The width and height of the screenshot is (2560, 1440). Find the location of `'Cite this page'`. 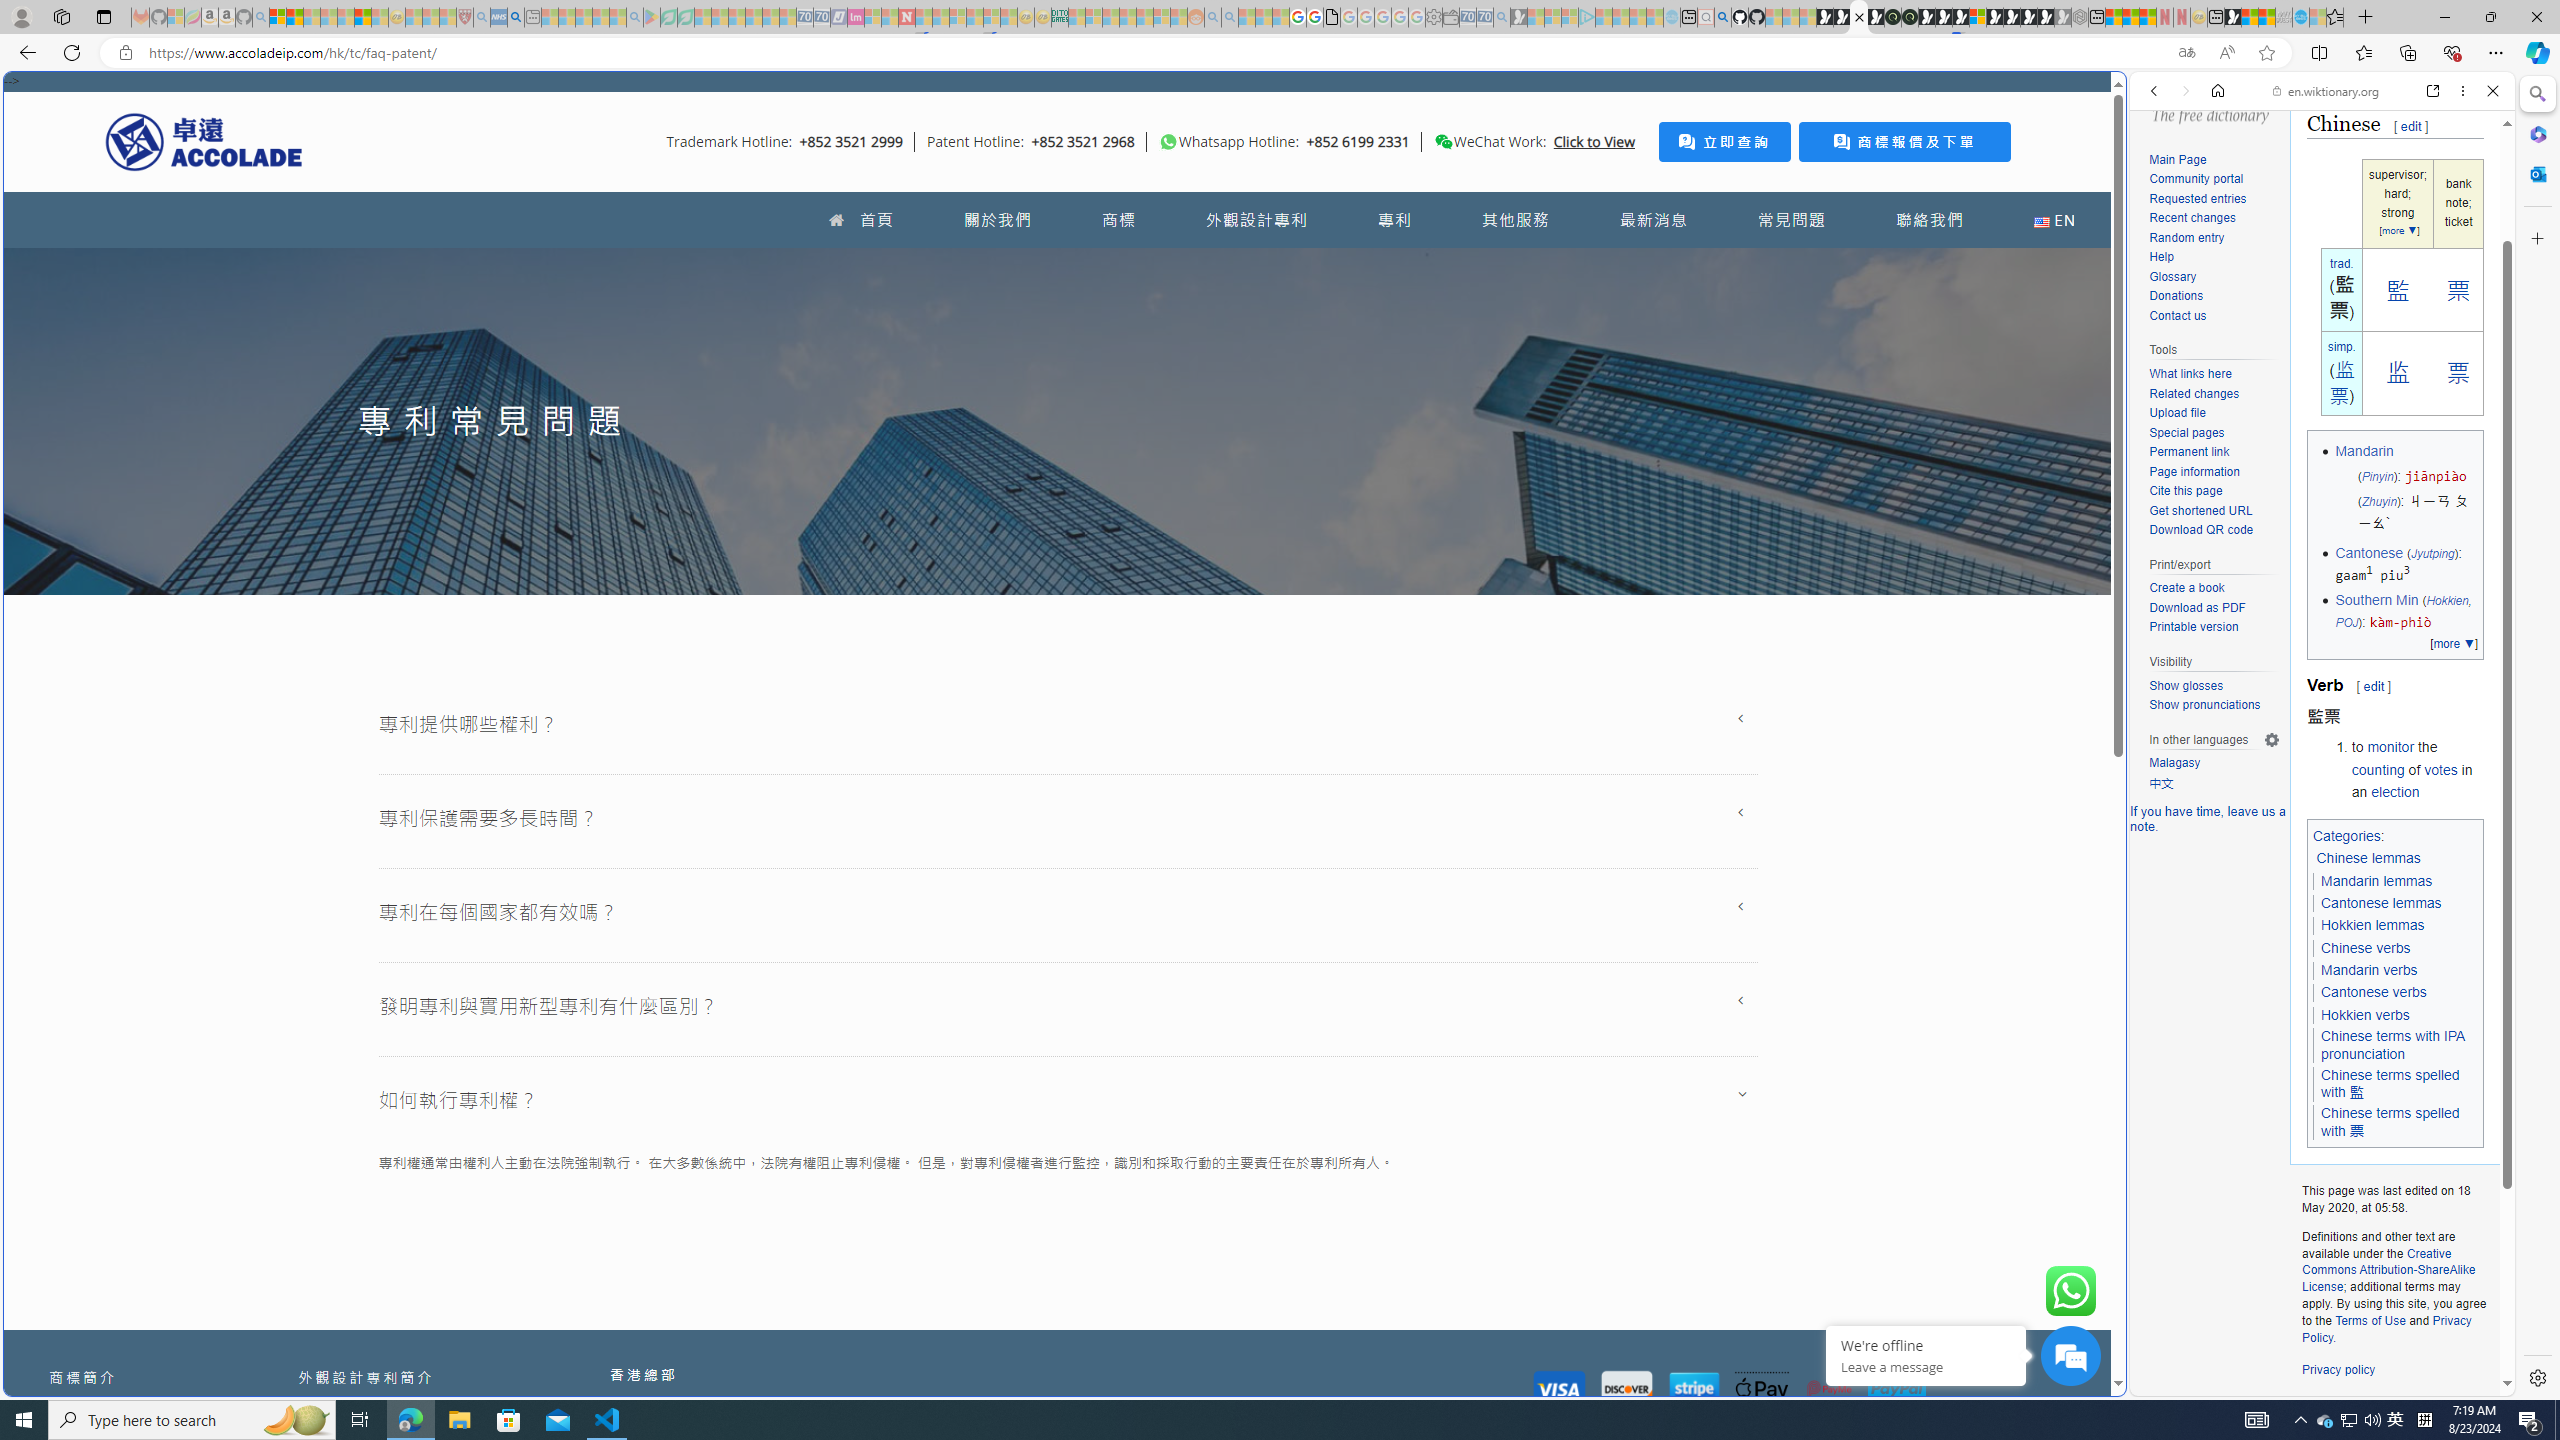

'Cite this page' is located at coordinates (2213, 491).